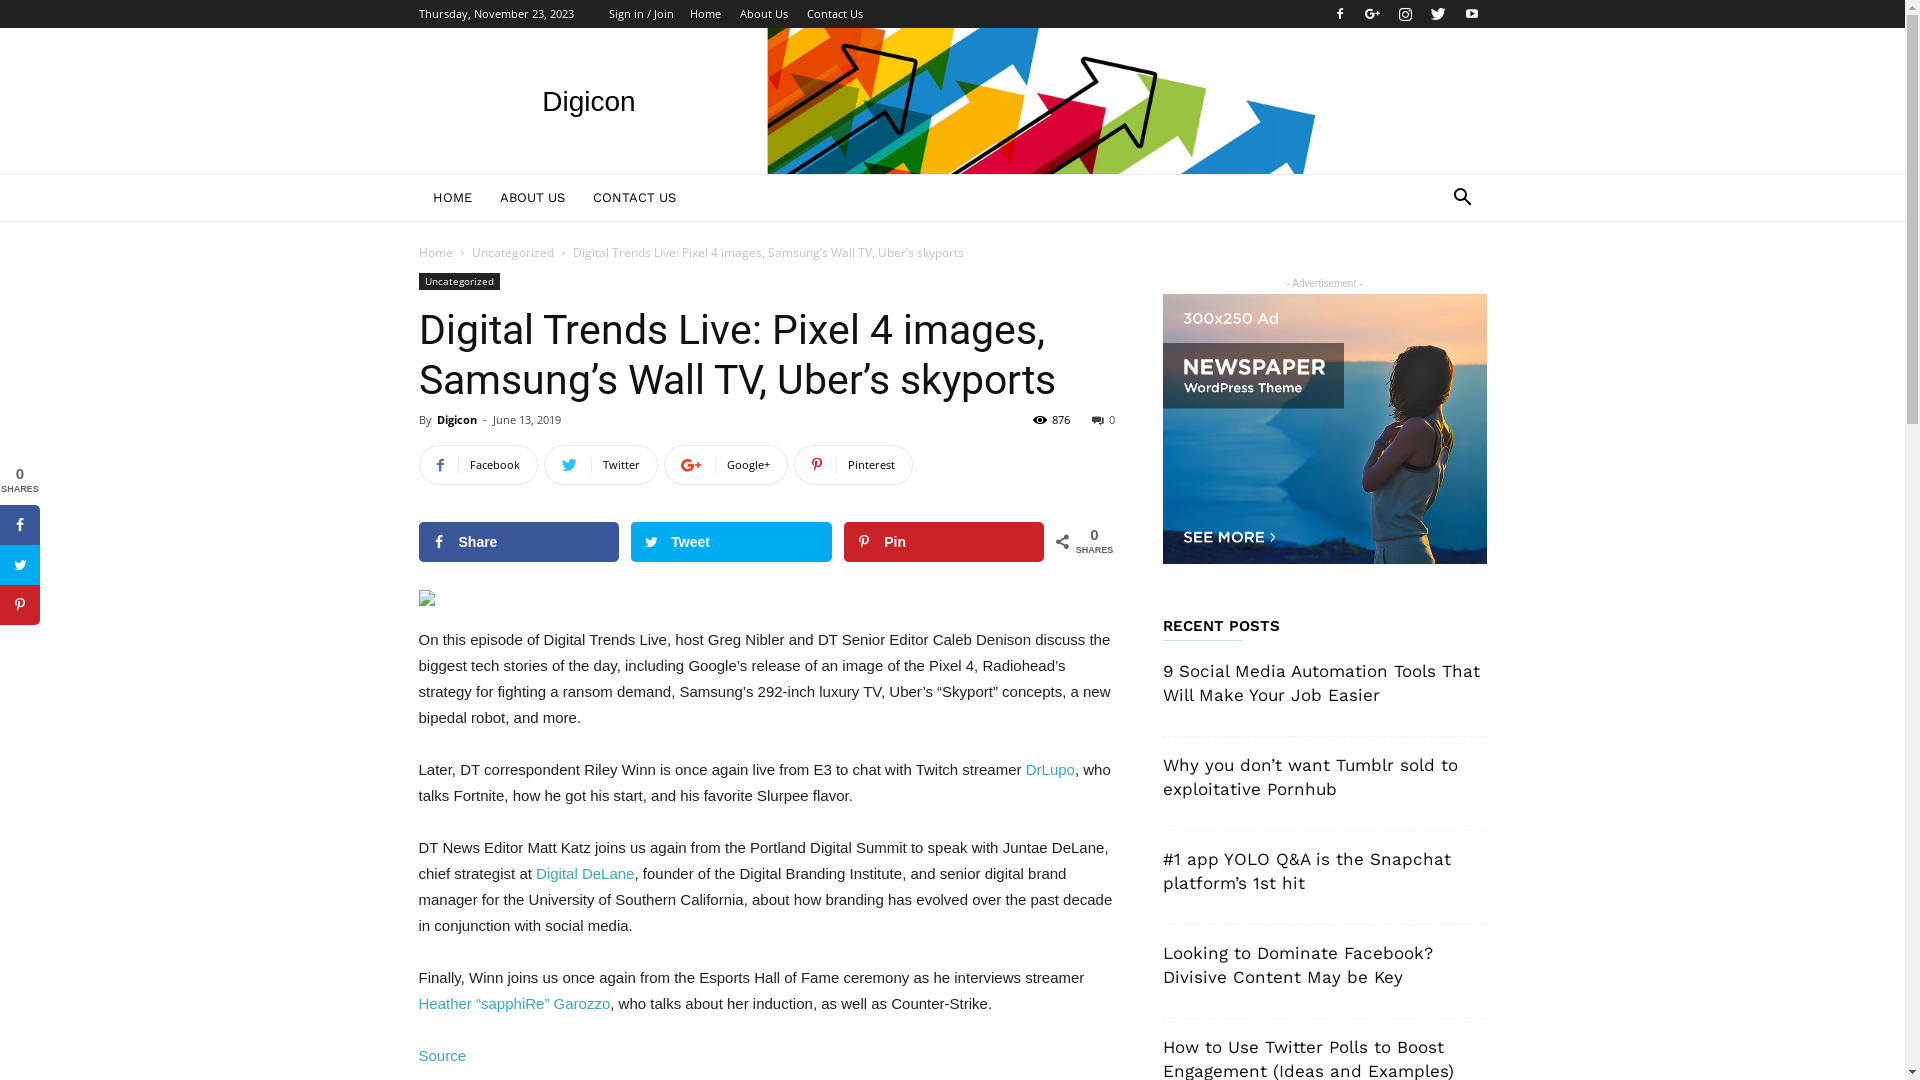 Image resolution: width=1920 pixels, height=1080 pixels. I want to click on 'Home', so click(434, 251).